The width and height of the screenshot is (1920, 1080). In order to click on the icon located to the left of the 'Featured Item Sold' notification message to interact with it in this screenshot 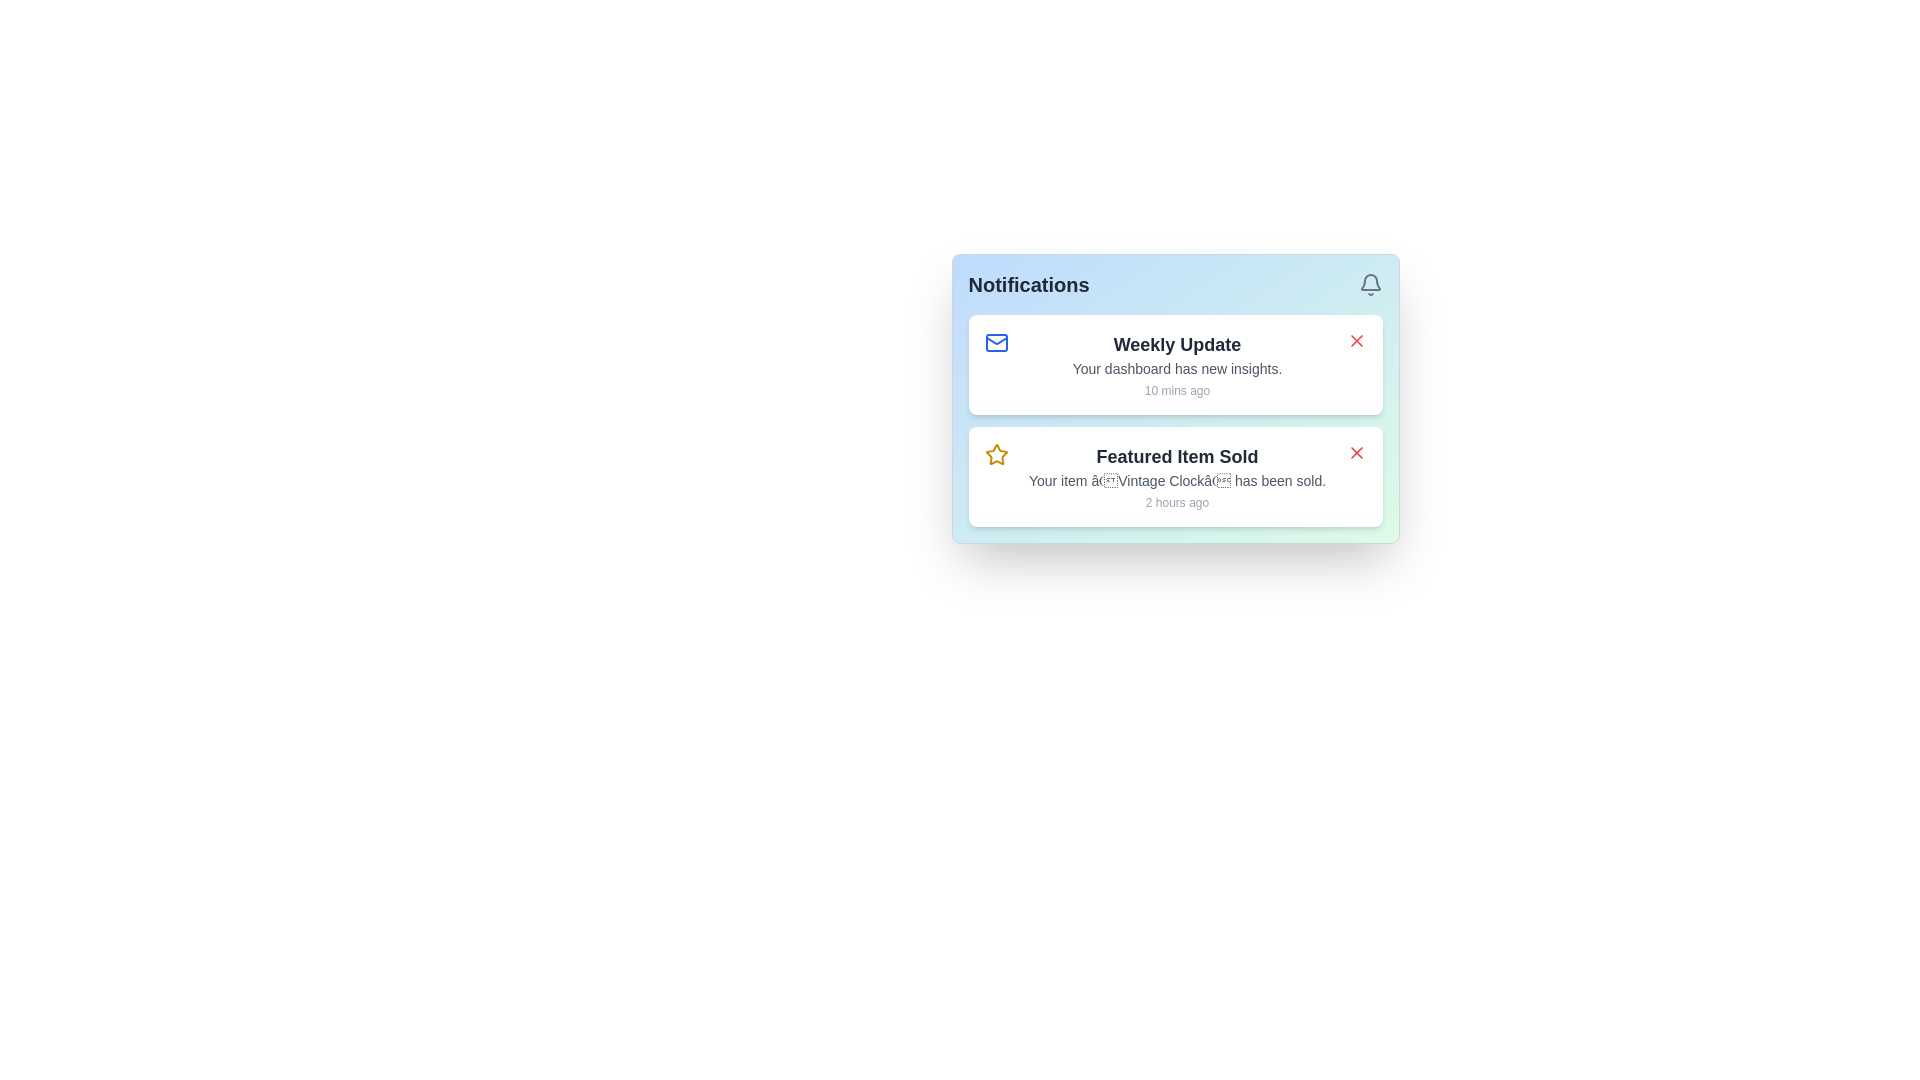, I will do `click(996, 454)`.